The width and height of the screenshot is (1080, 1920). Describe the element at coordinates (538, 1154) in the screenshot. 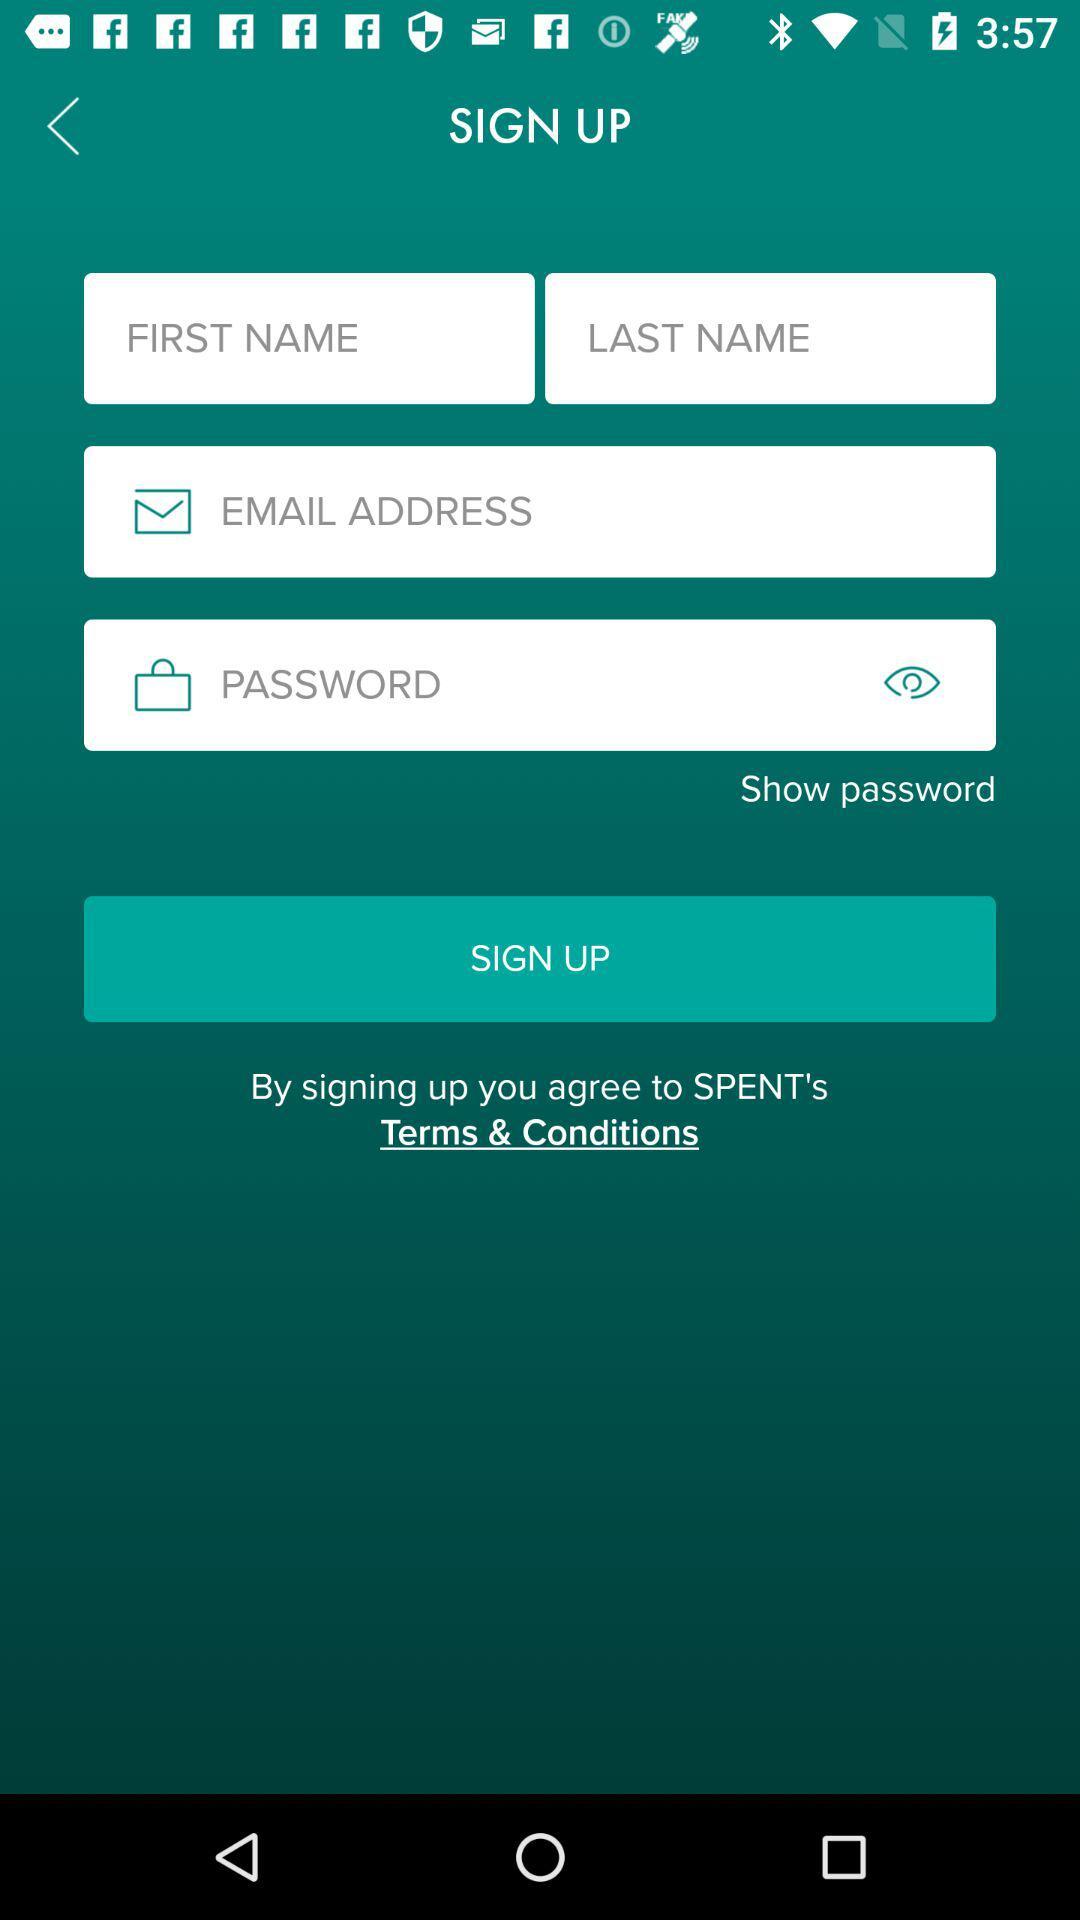

I see `item below by signing up item` at that location.